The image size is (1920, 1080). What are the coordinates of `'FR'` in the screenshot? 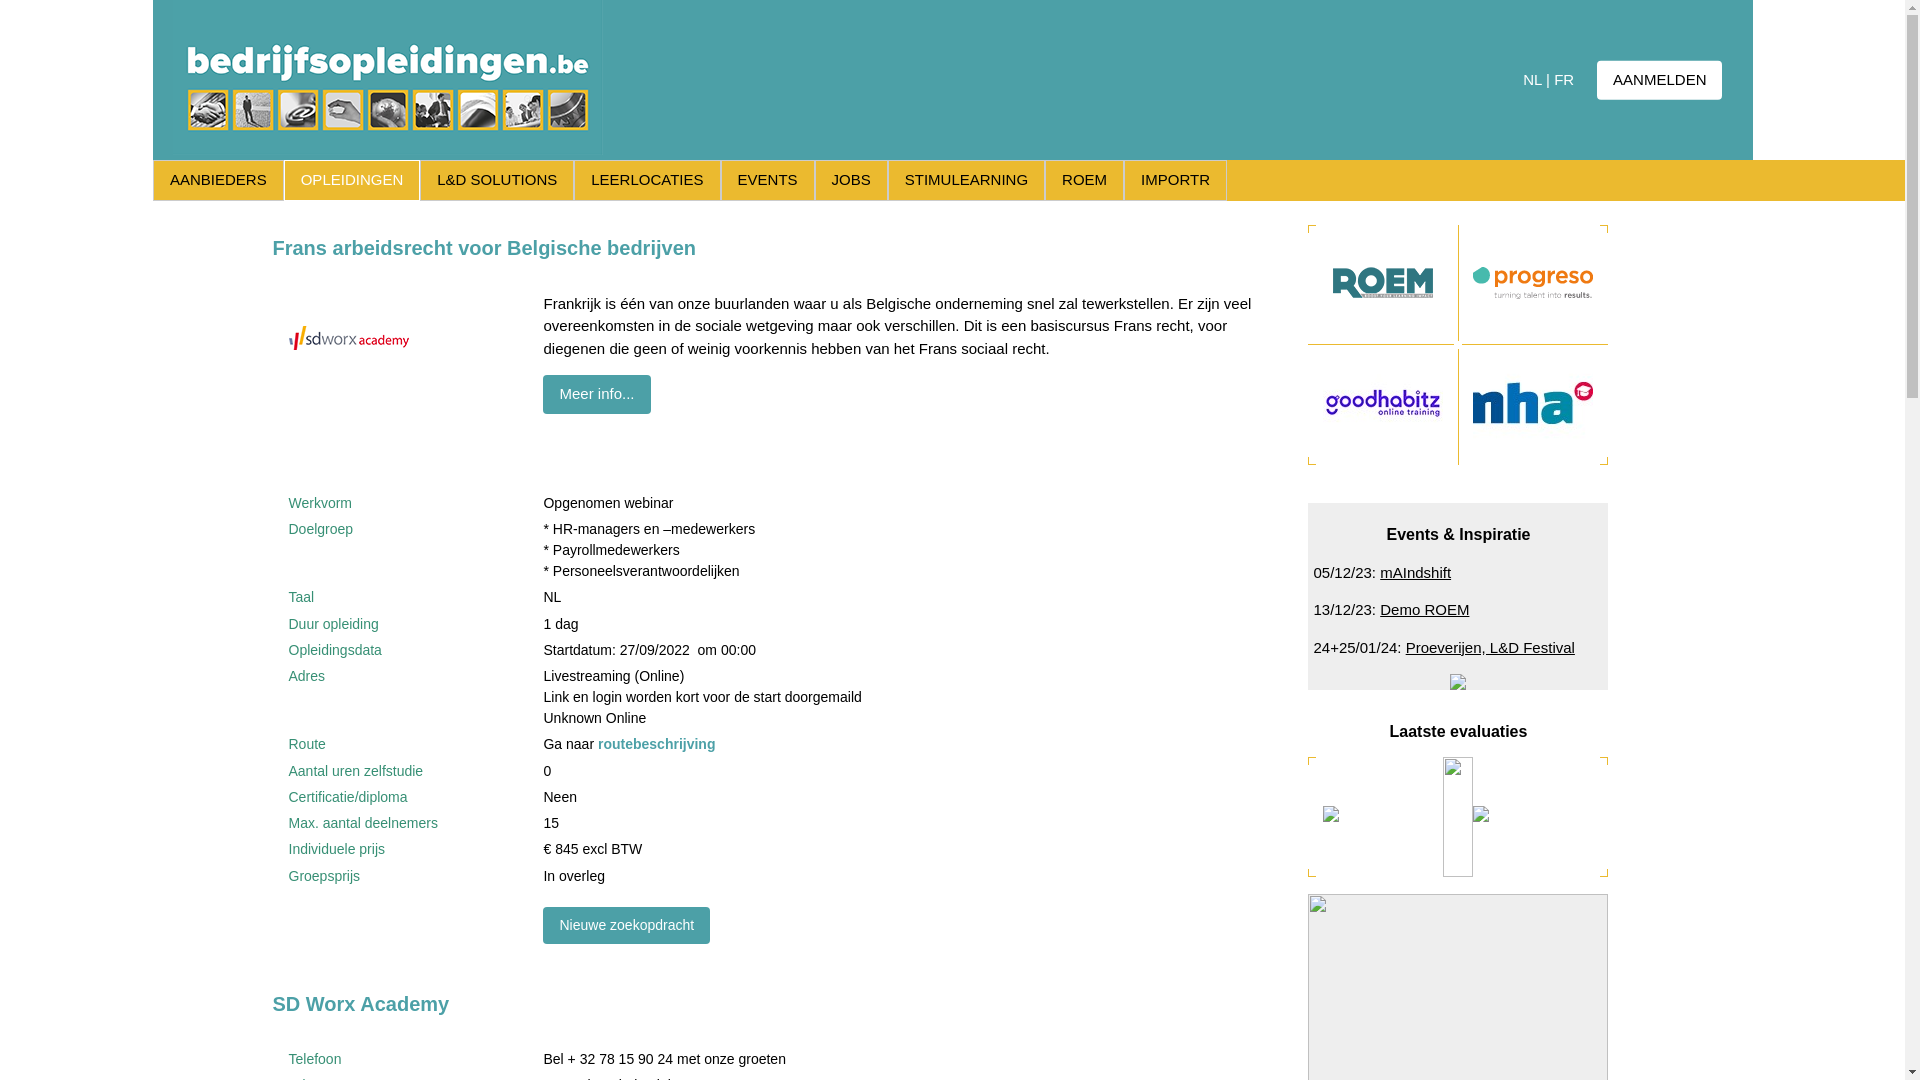 It's located at (1563, 78).